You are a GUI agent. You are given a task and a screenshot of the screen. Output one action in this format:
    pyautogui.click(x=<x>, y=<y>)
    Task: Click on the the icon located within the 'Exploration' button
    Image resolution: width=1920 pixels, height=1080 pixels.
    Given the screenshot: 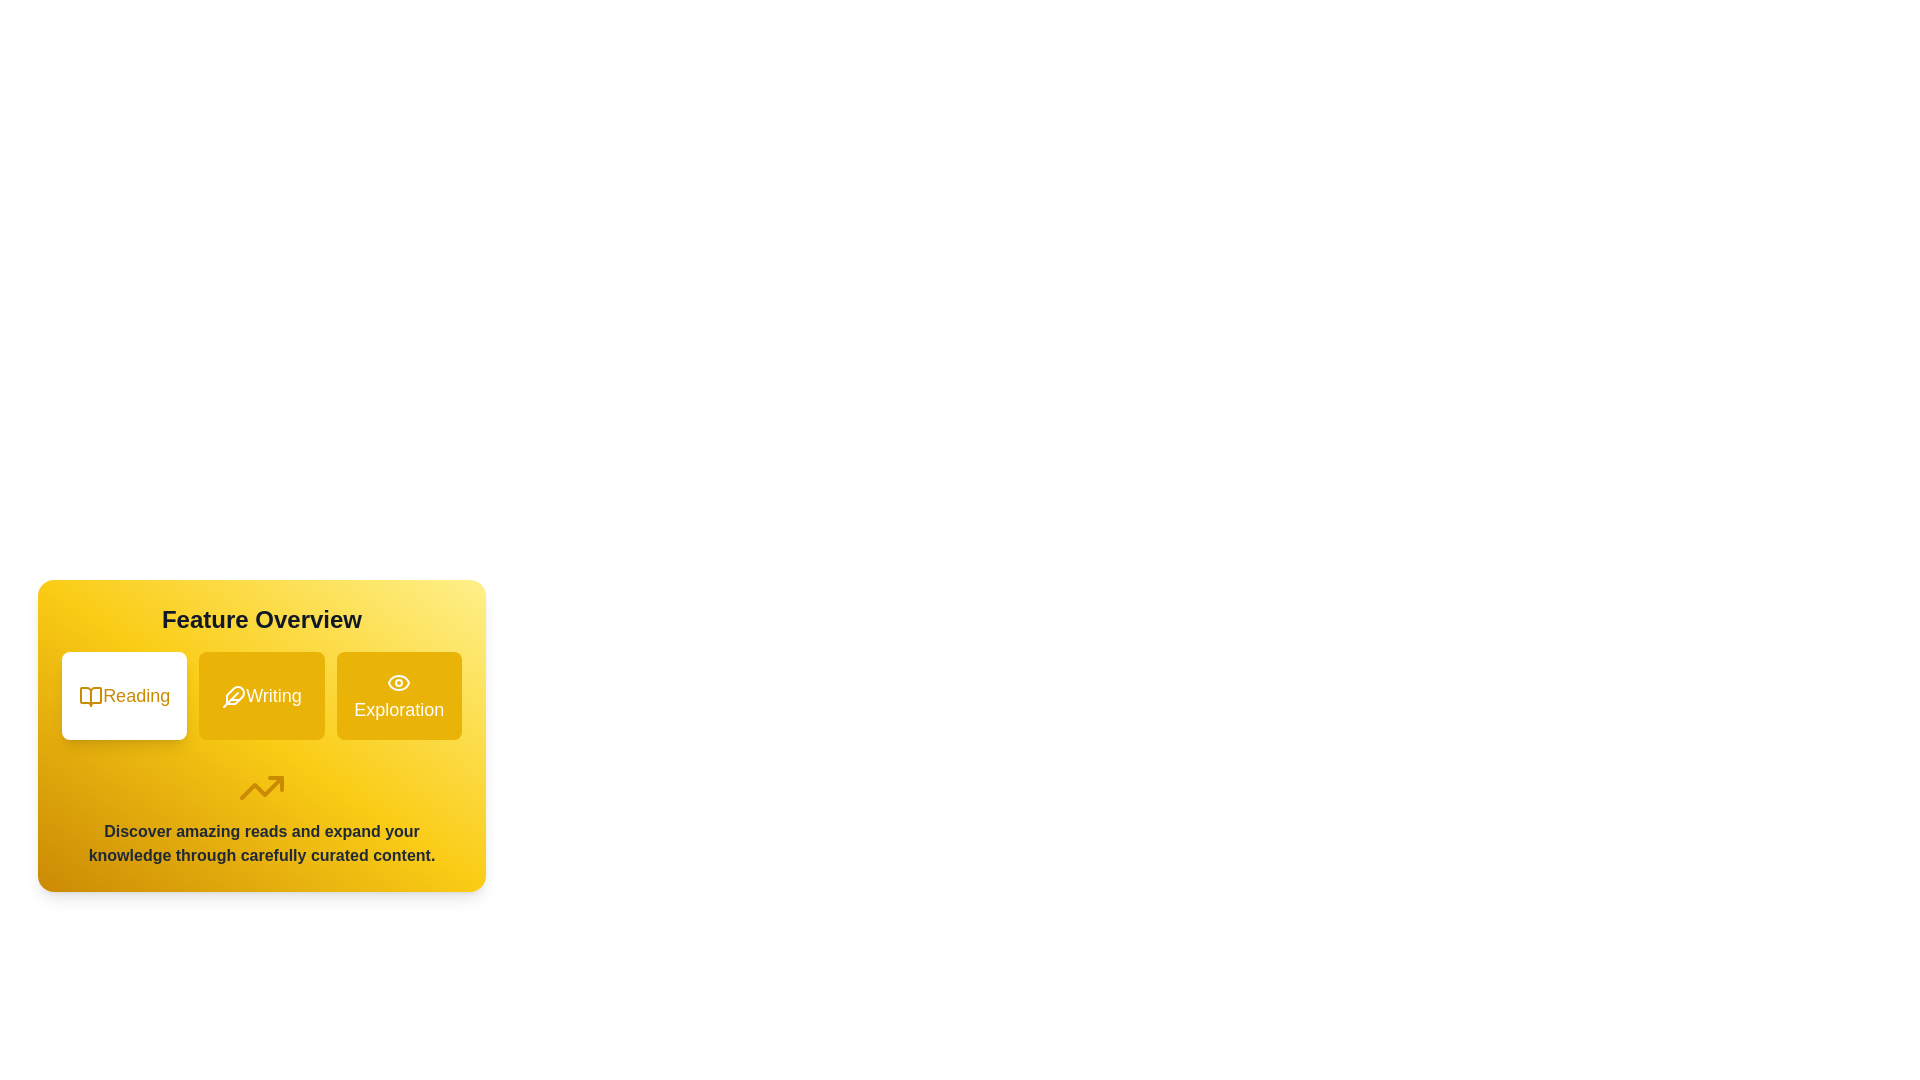 What is the action you would take?
    pyautogui.click(x=399, y=682)
    